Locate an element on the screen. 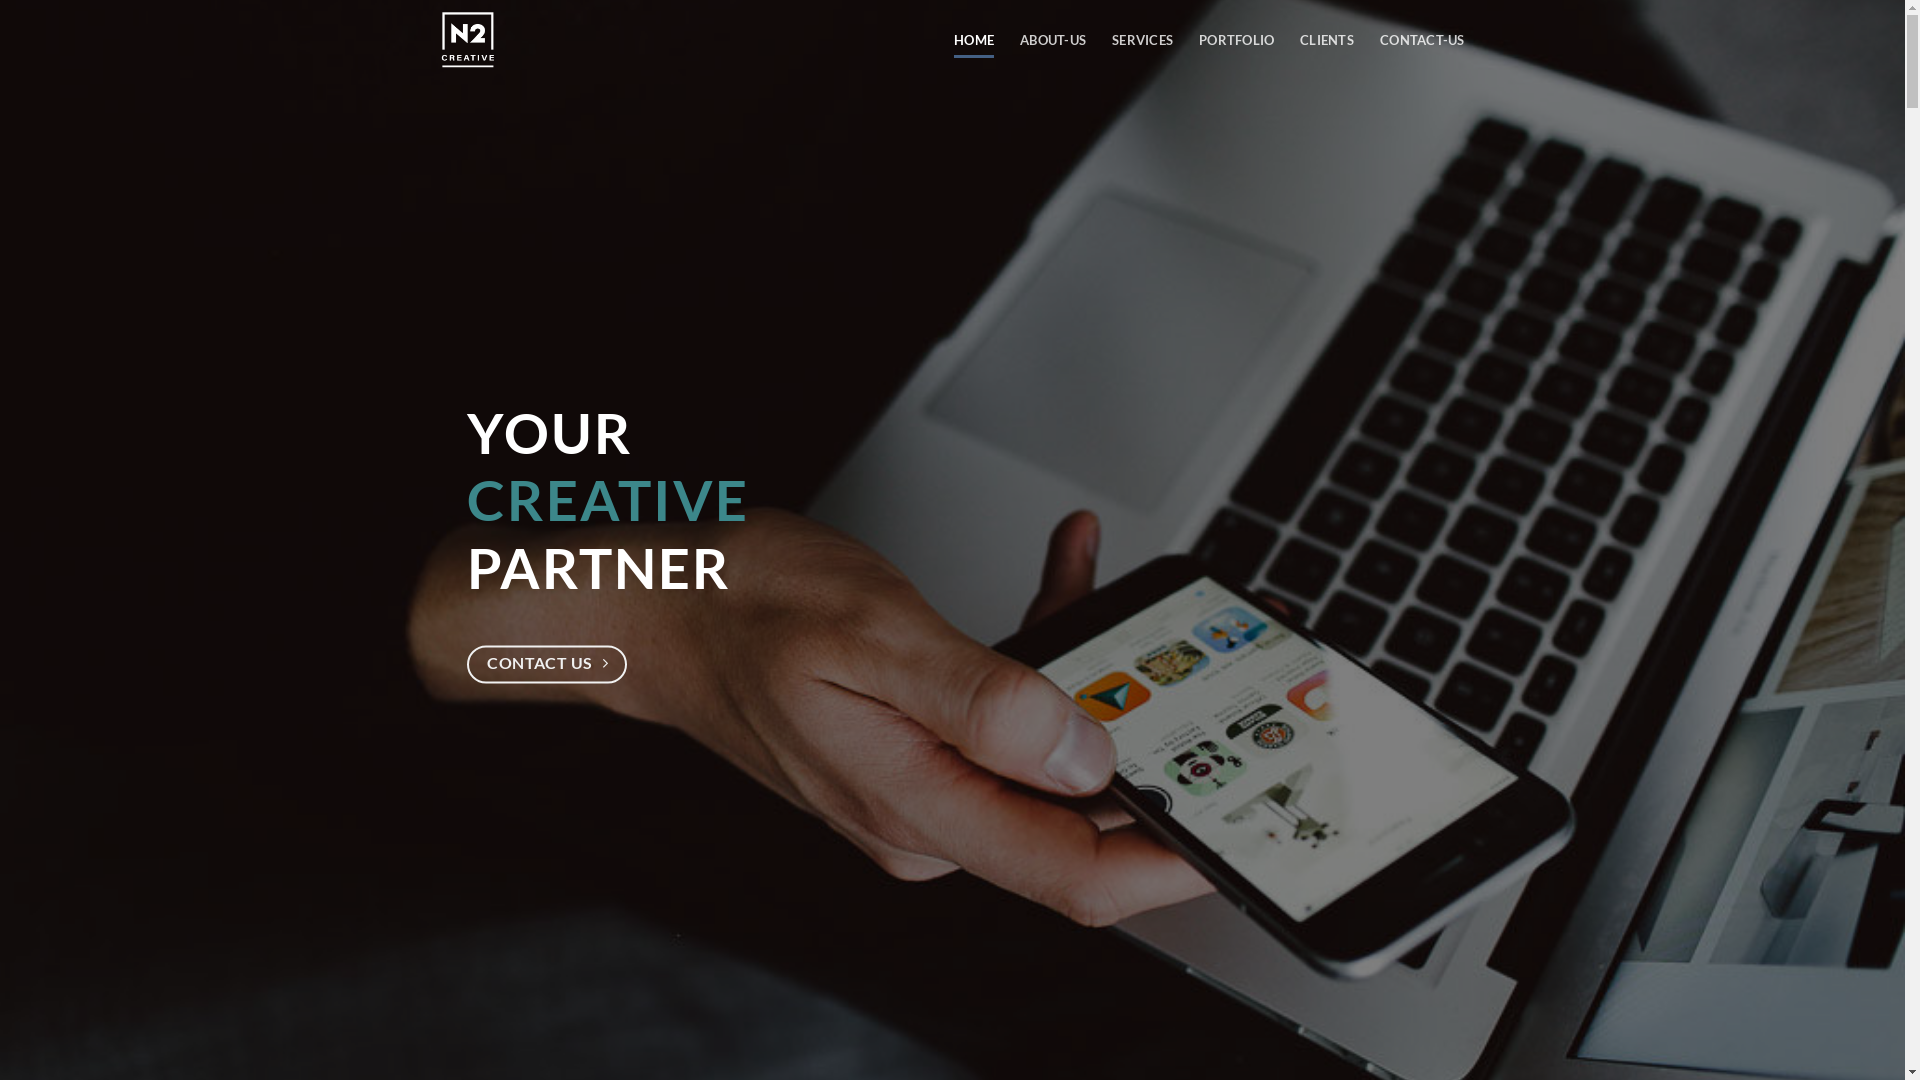  'CONTACT-US' is located at coordinates (1421, 39).